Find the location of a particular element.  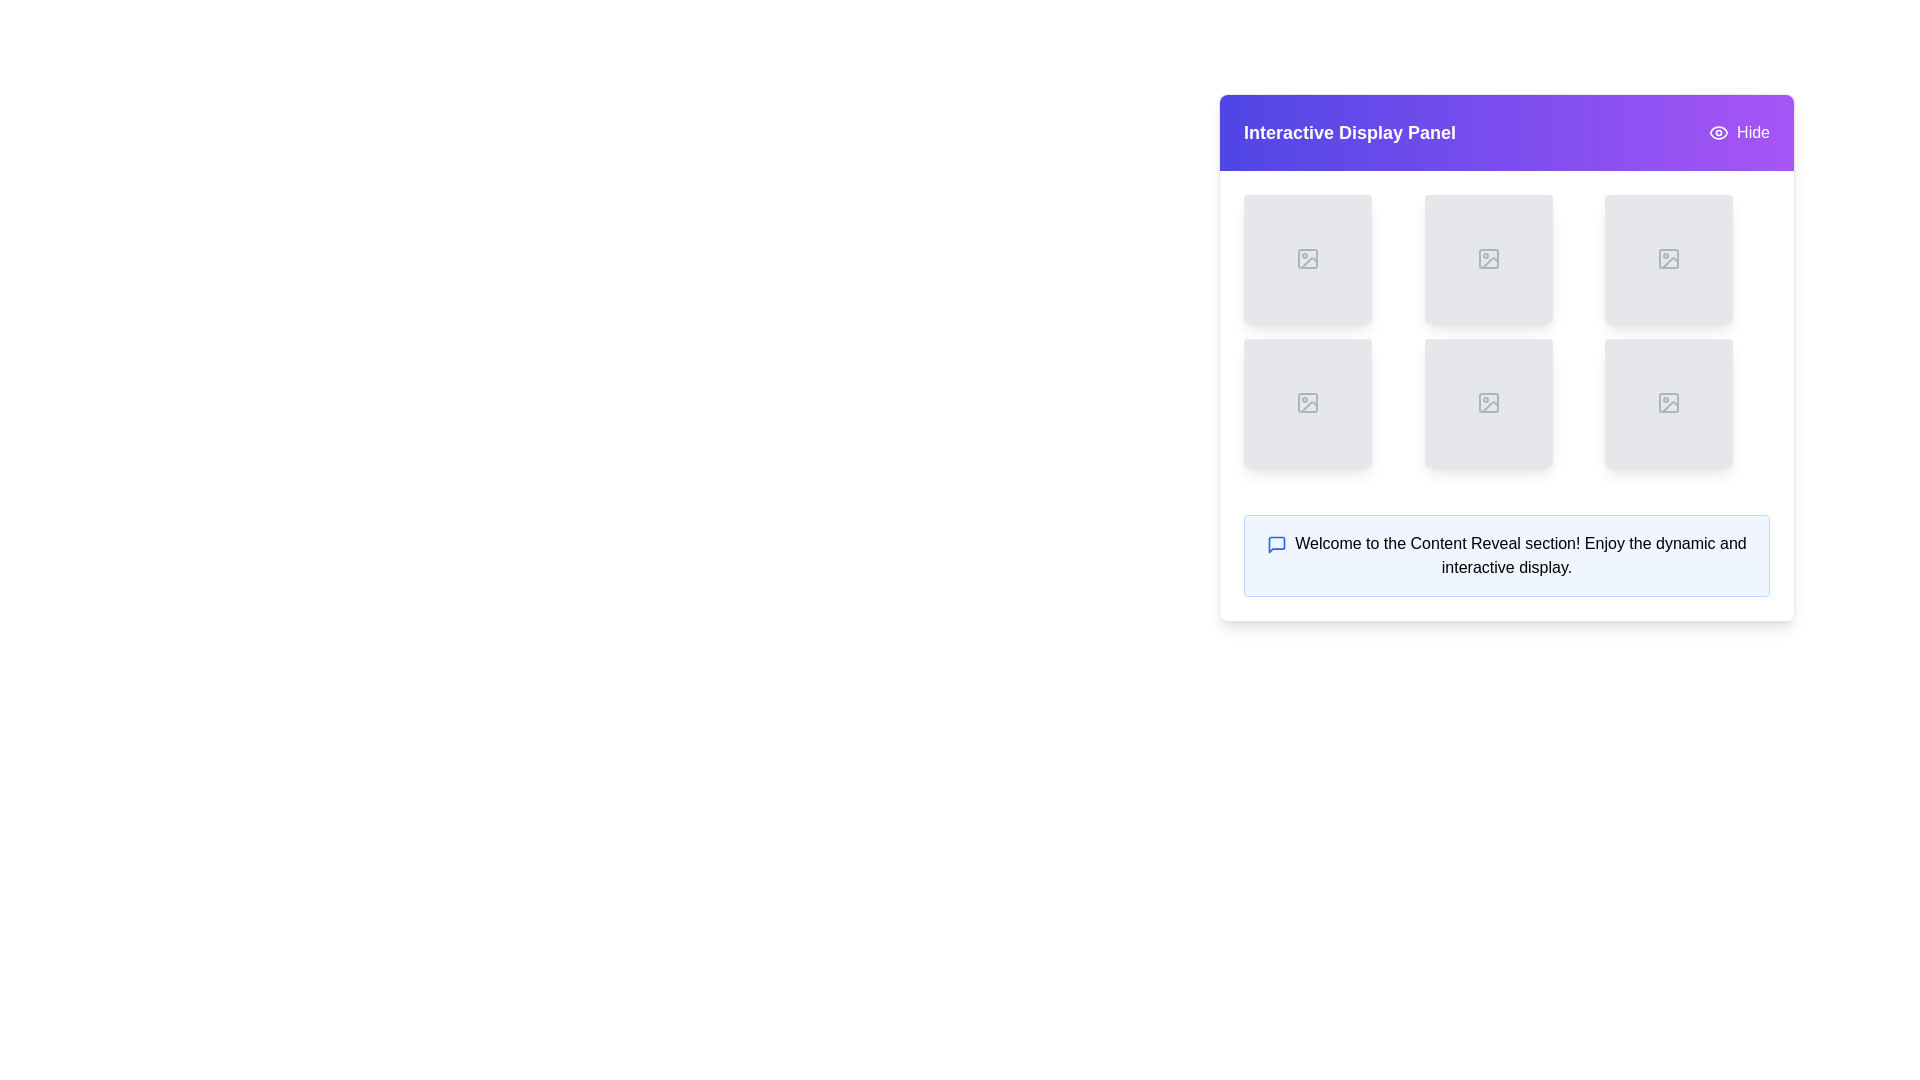

the central icon located in the top-right square of the 2x3 grid within the visible panel is located at coordinates (1669, 257).